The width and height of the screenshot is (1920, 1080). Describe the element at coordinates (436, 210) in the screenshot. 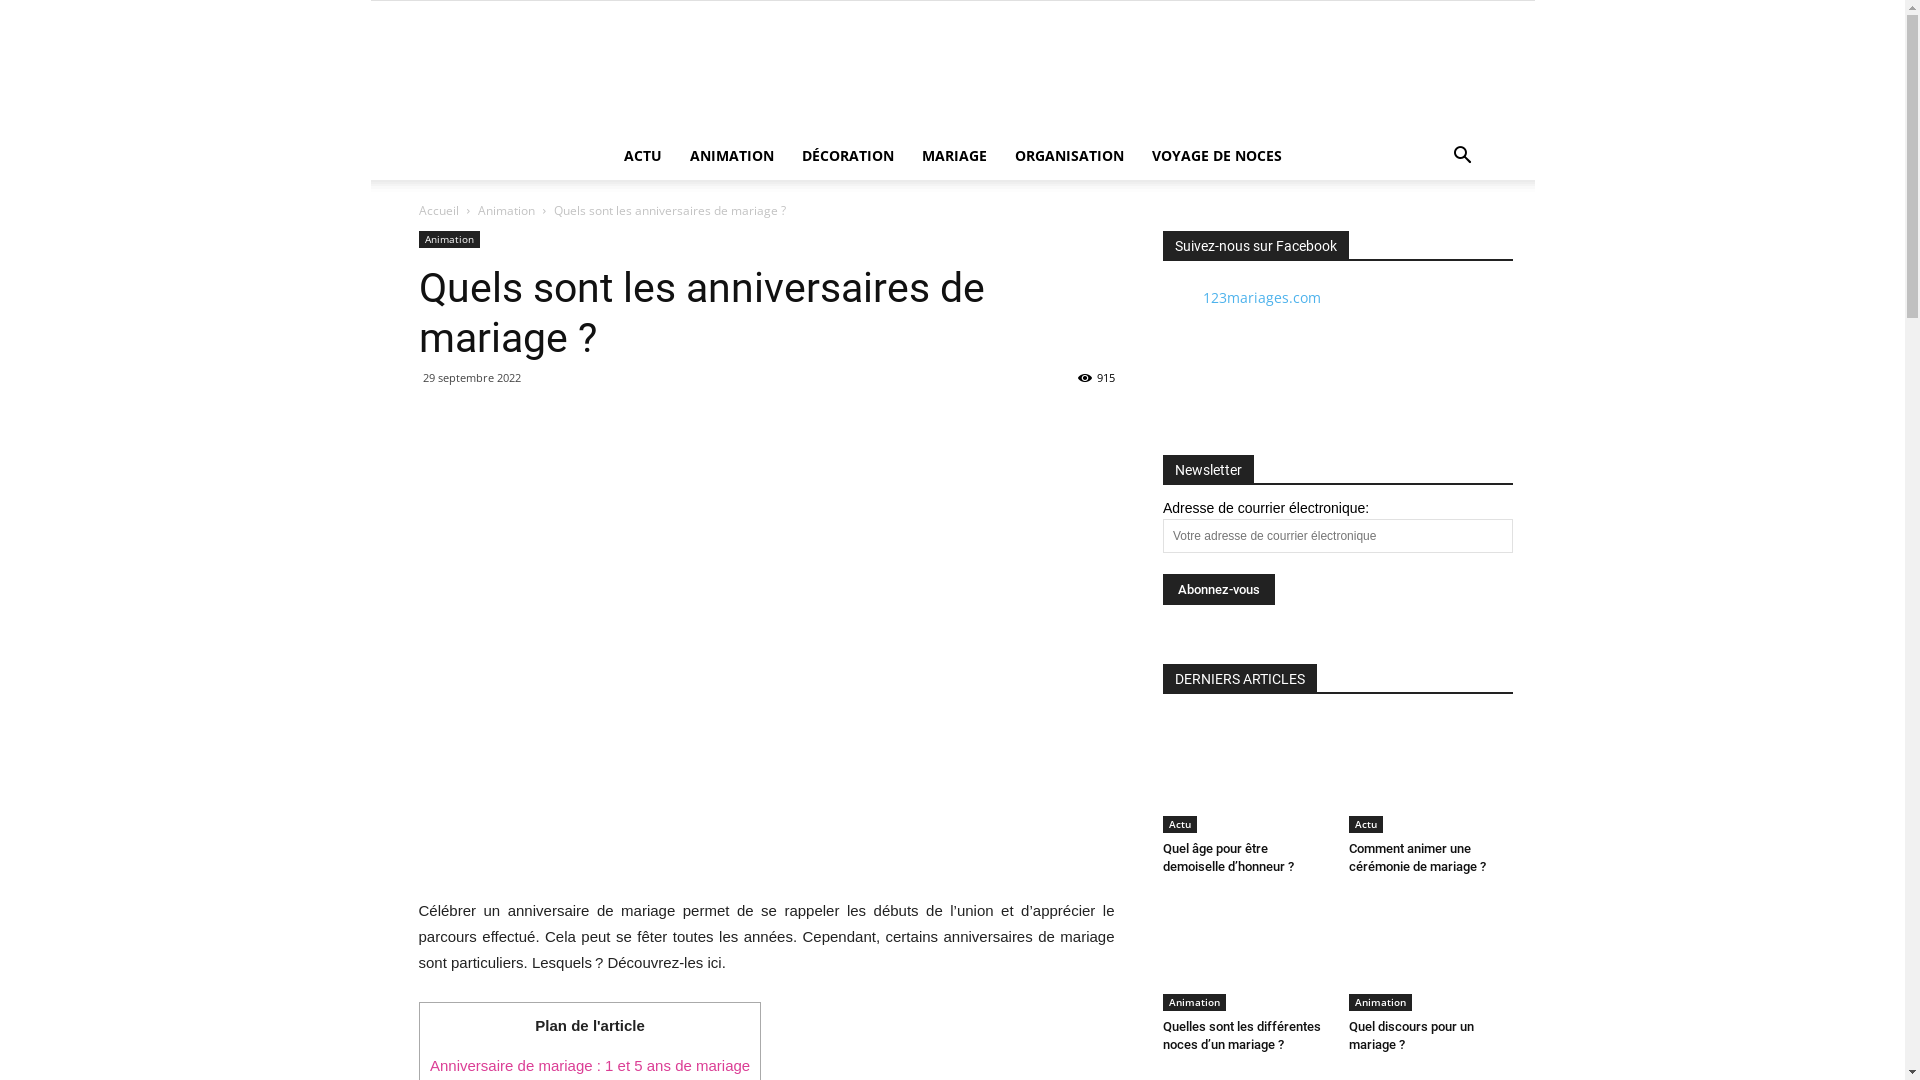

I see `'Accueil'` at that location.